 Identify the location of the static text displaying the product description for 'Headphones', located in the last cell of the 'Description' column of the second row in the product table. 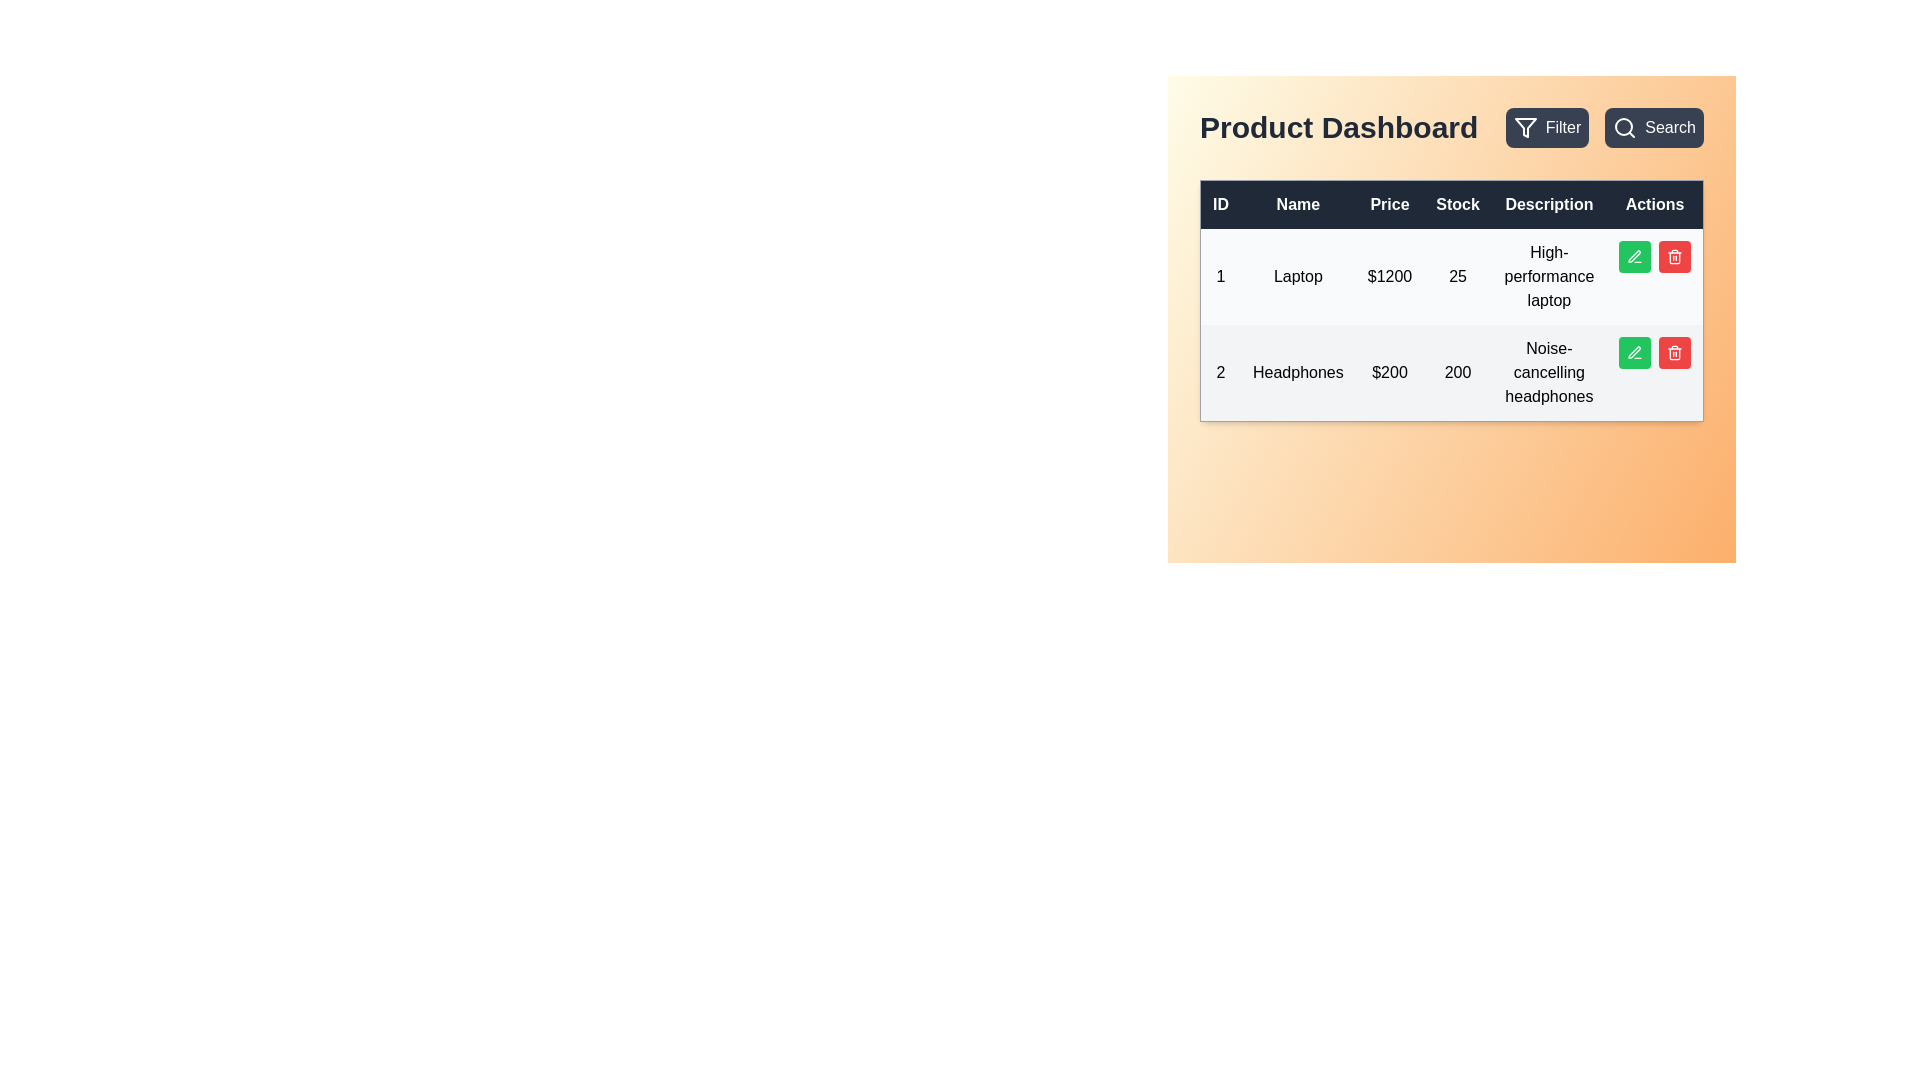
(1548, 373).